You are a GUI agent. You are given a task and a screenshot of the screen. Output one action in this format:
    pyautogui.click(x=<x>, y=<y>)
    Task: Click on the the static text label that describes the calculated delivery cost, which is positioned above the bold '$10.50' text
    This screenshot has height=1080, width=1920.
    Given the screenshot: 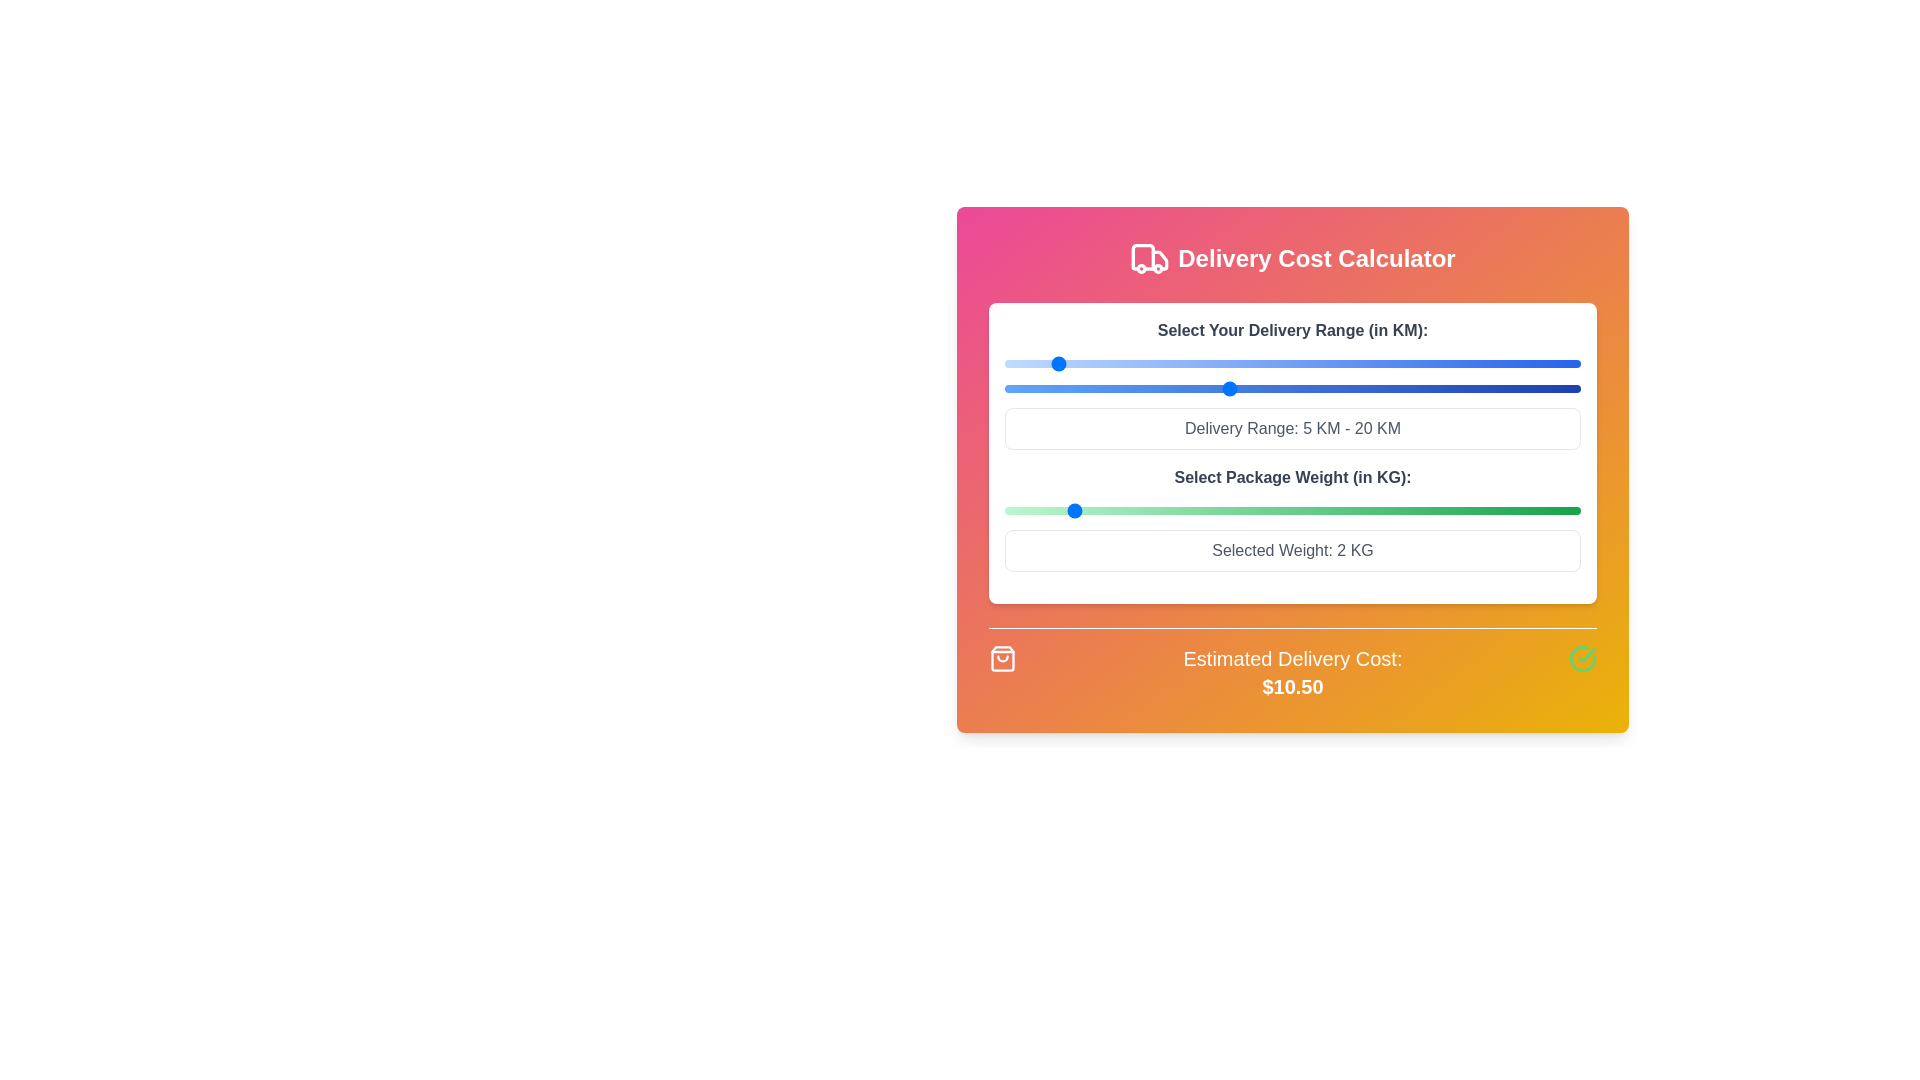 What is the action you would take?
    pyautogui.click(x=1292, y=659)
    